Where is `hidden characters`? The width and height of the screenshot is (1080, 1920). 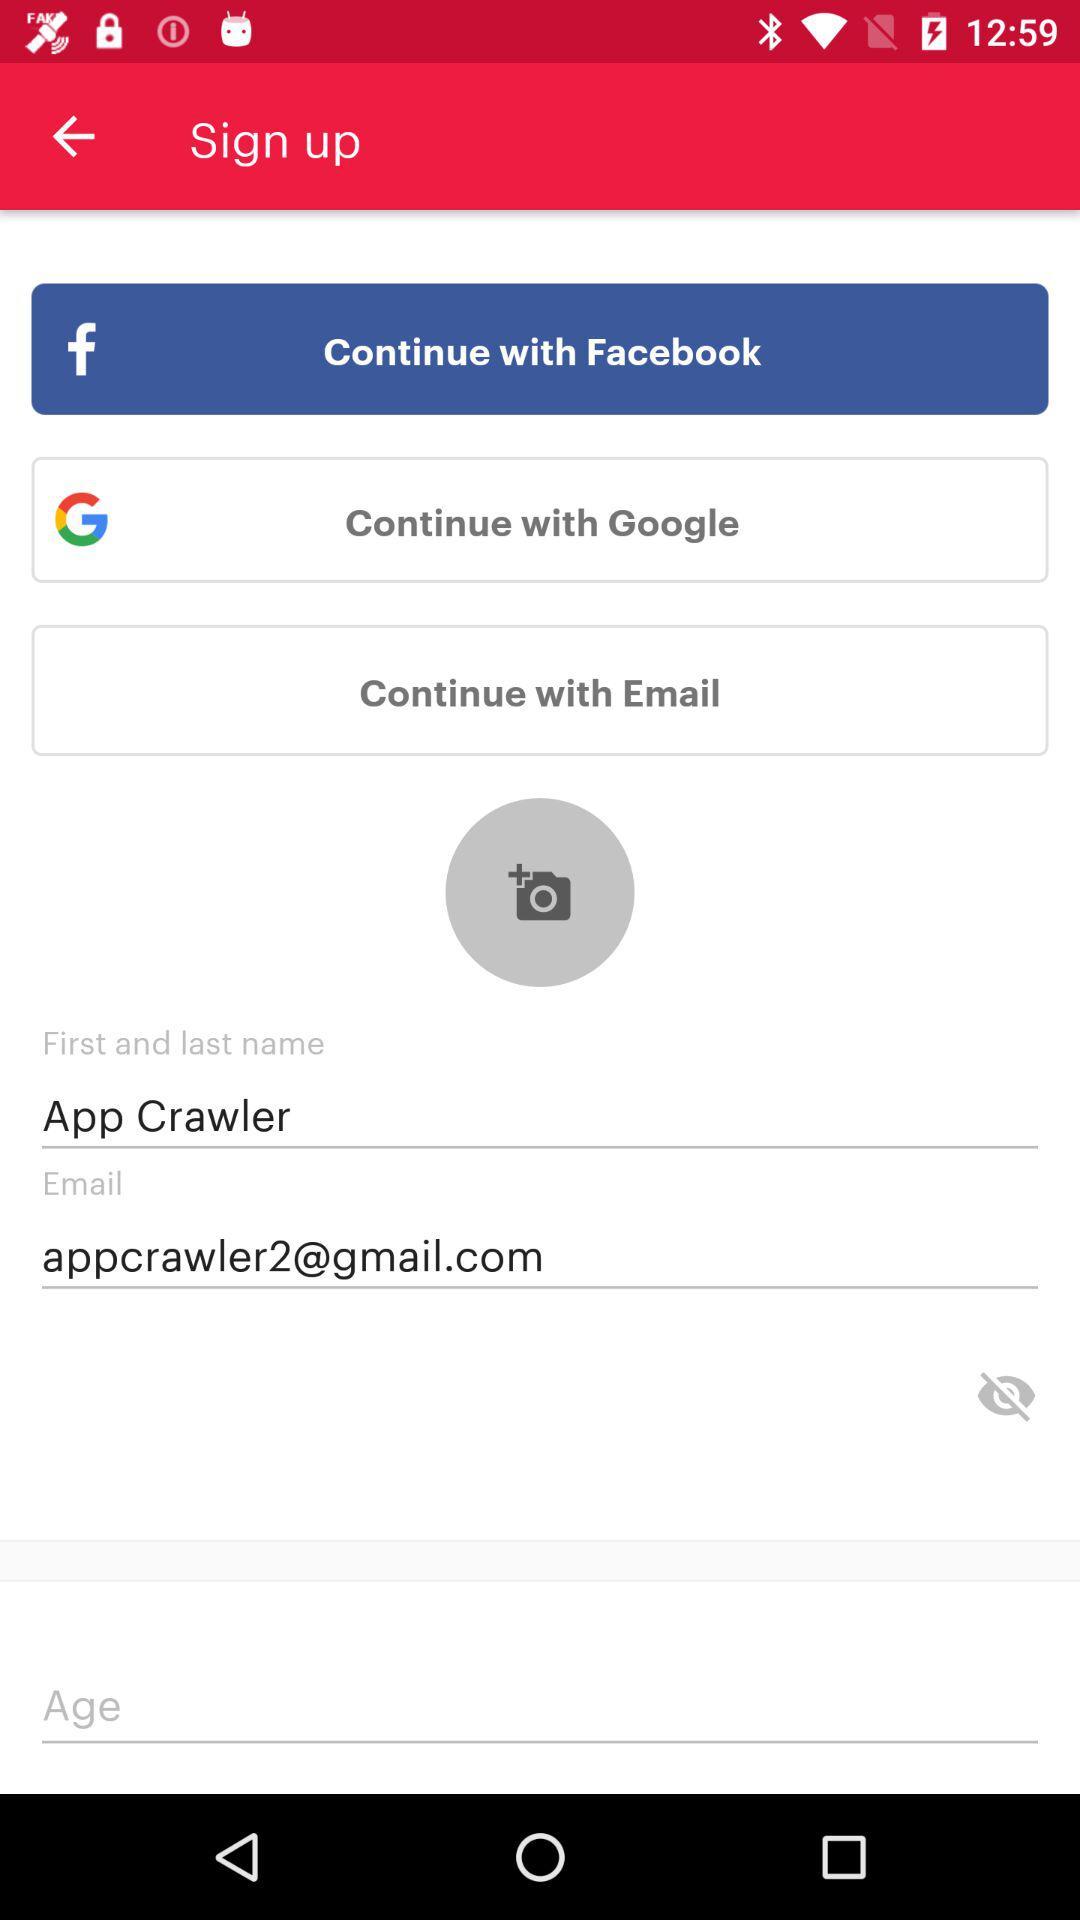 hidden characters is located at coordinates (1006, 1395).